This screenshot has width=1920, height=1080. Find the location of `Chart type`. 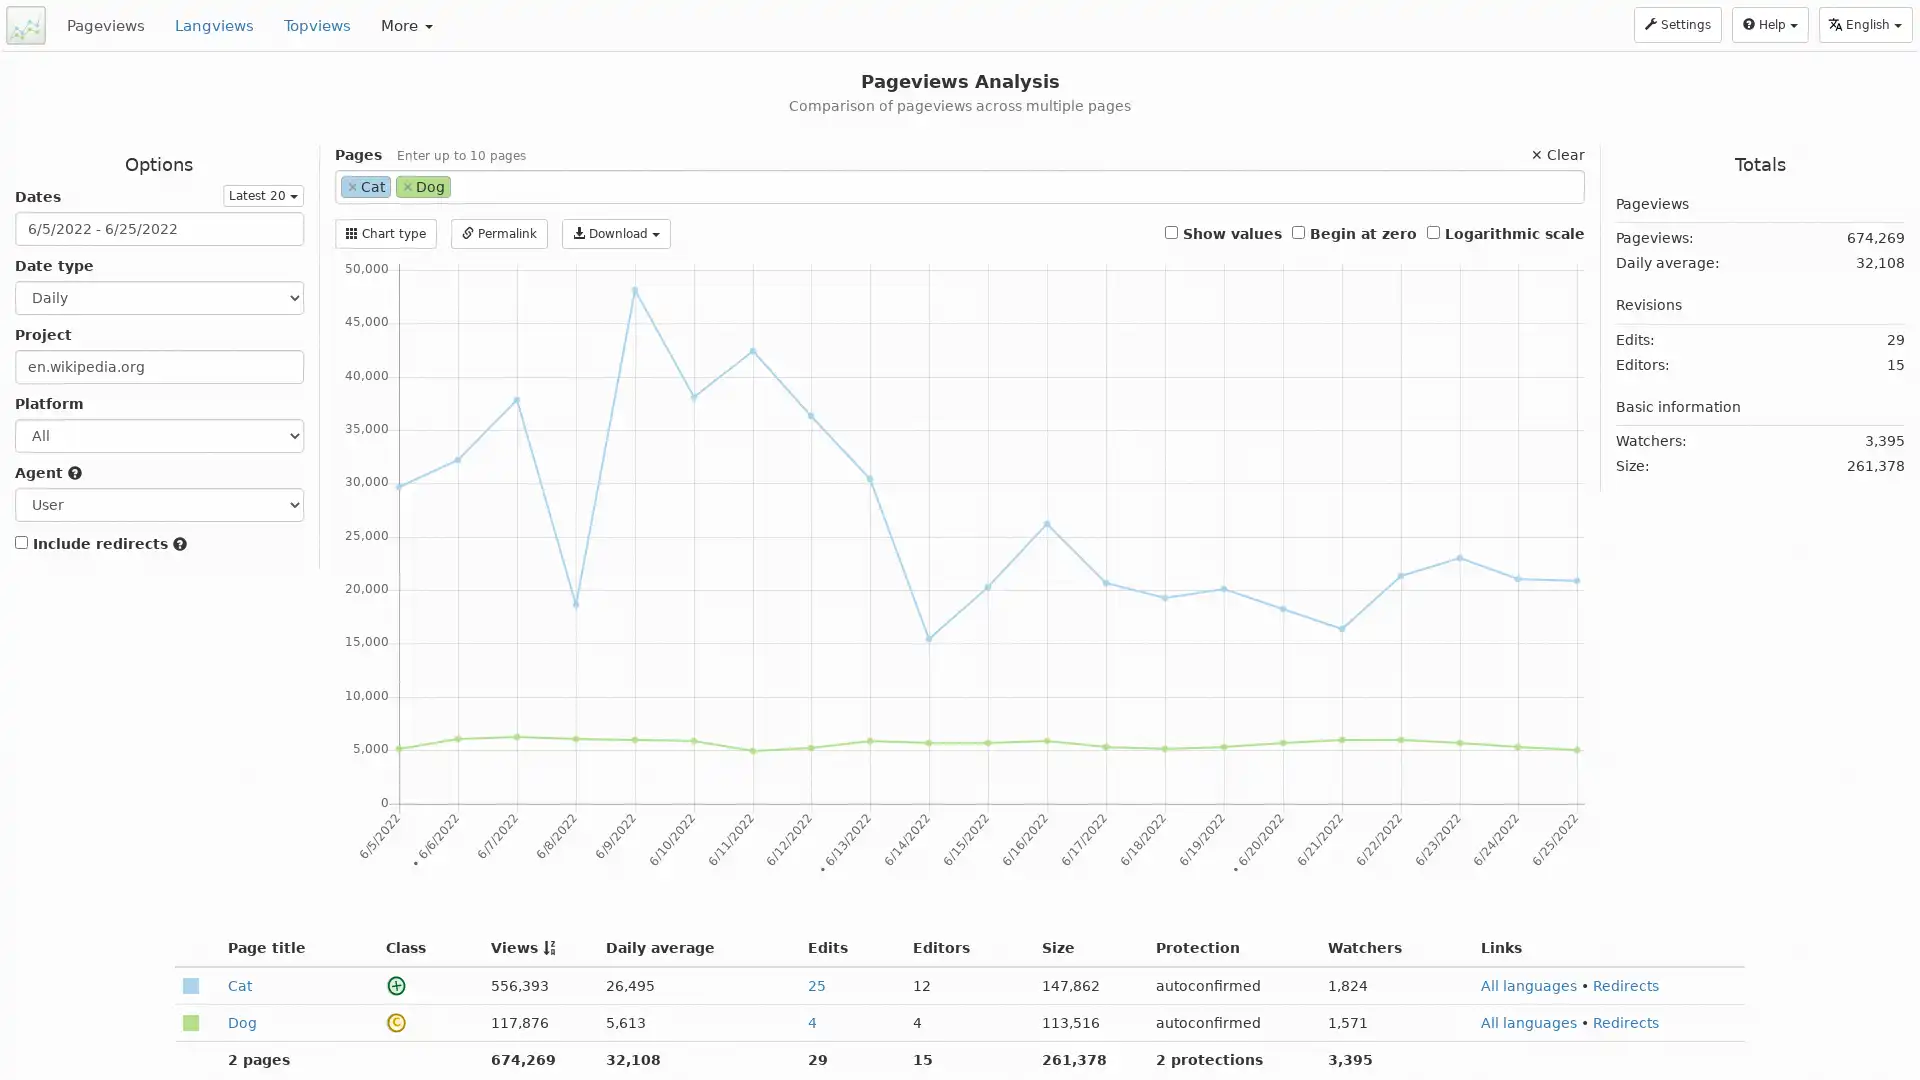

Chart type is located at coordinates (384, 233).